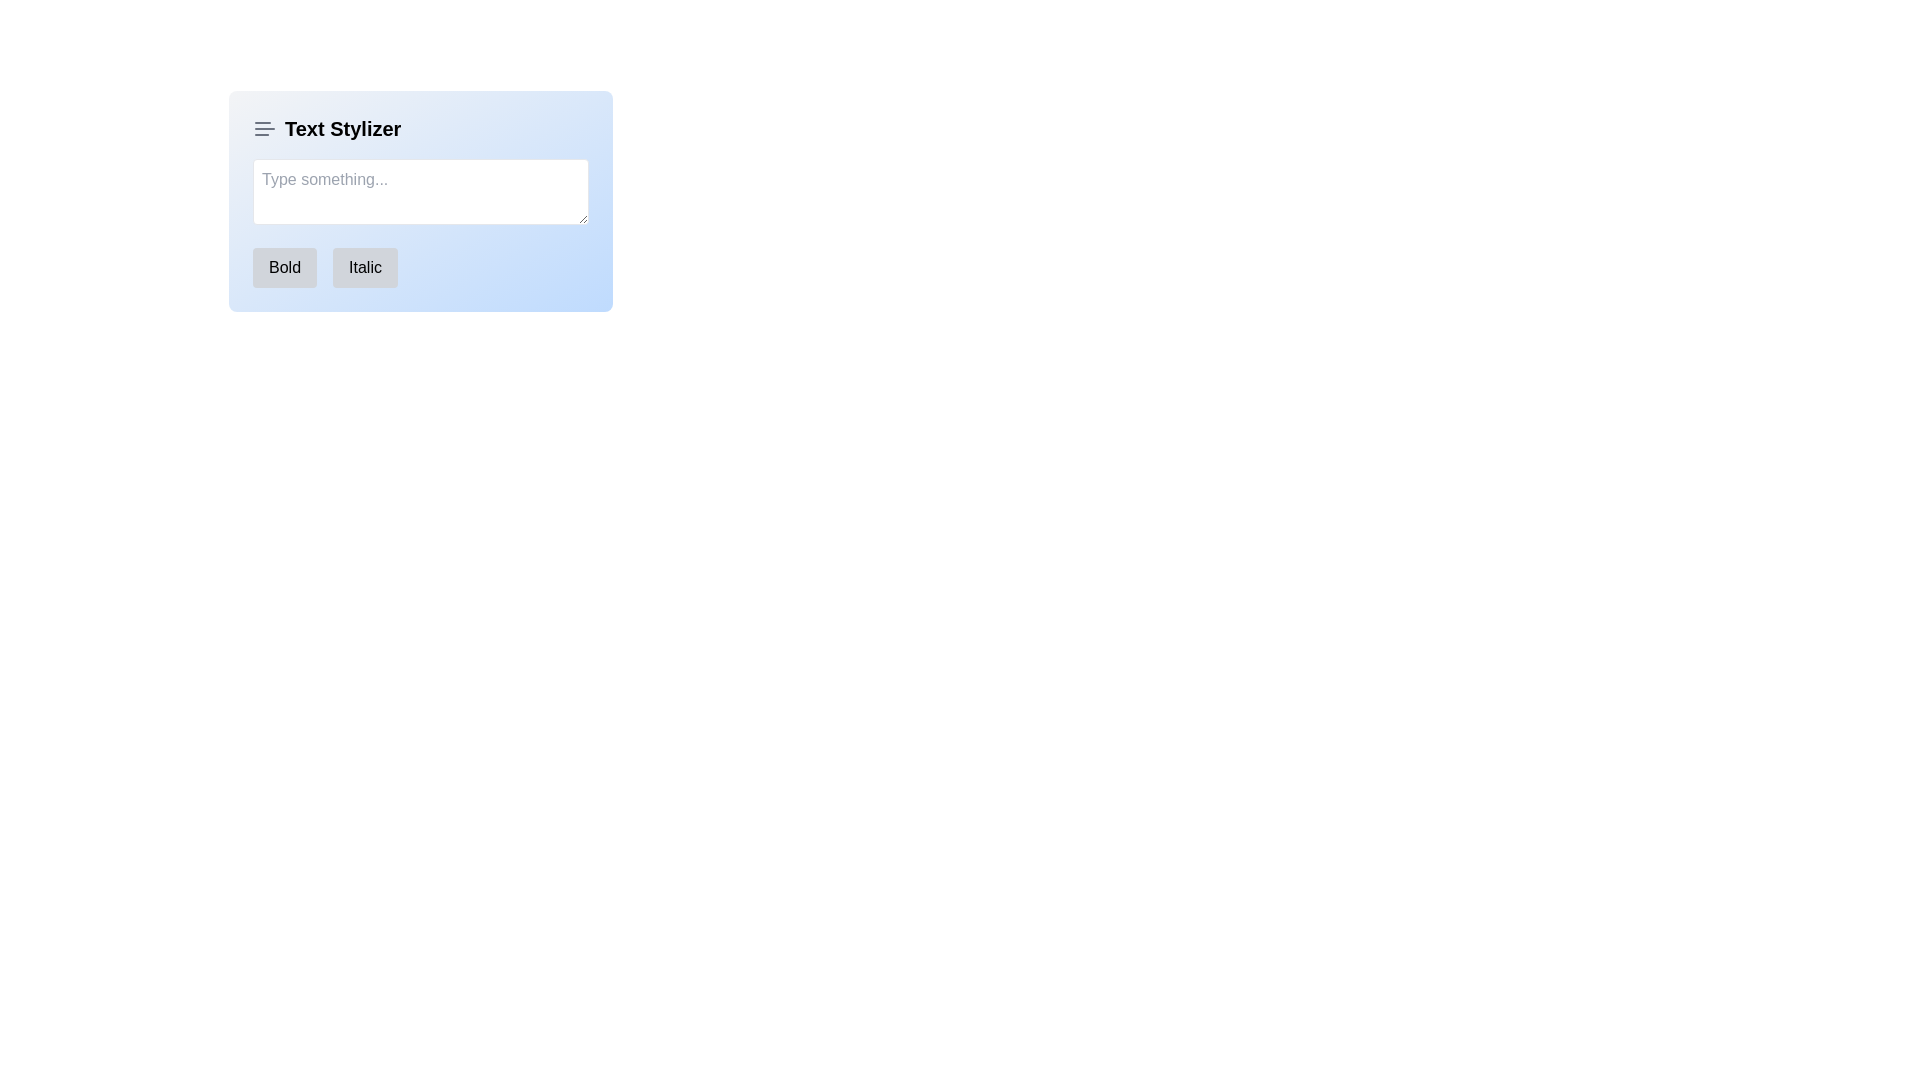  What do you see at coordinates (283, 266) in the screenshot?
I see `the 'Bold' button located on the interface toolbar to apply bold formatting` at bounding box center [283, 266].